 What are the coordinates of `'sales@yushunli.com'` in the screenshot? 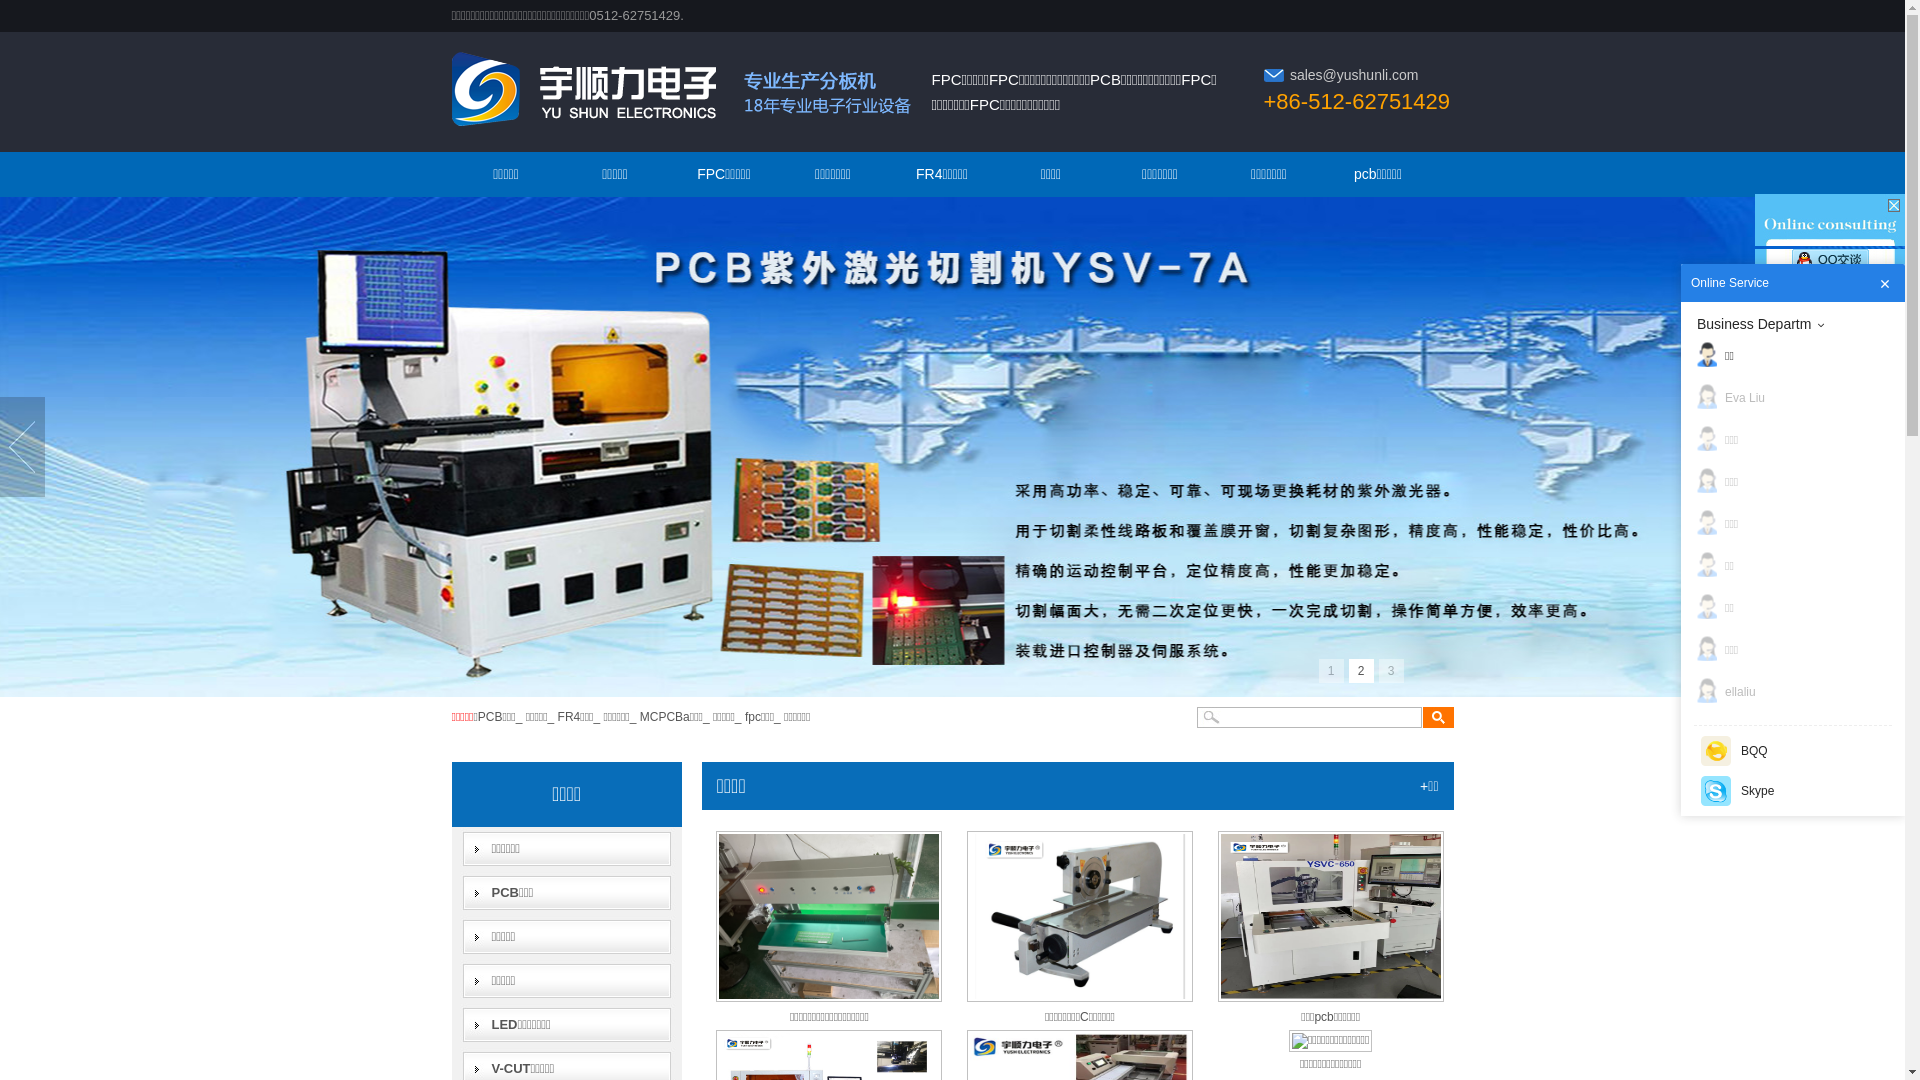 It's located at (1354, 73).